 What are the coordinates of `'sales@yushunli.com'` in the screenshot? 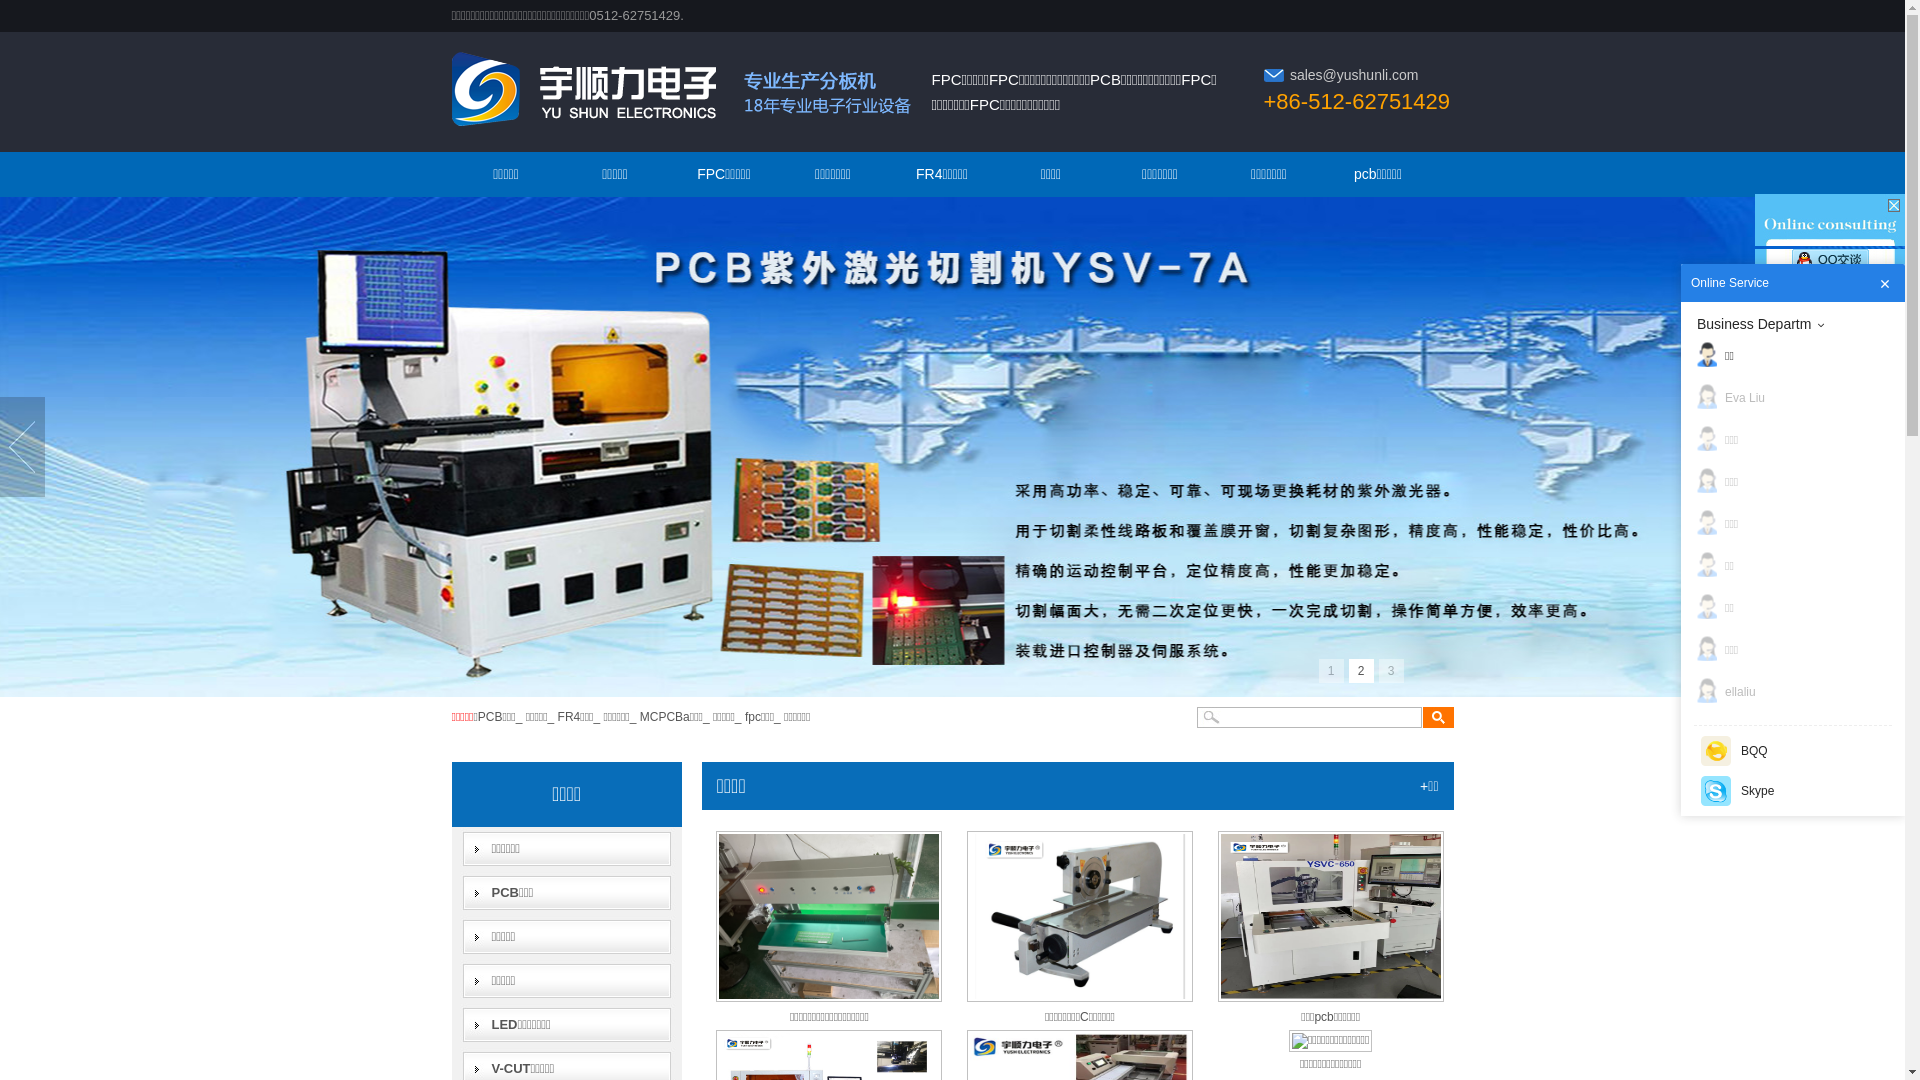 It's located at (1354, 73).